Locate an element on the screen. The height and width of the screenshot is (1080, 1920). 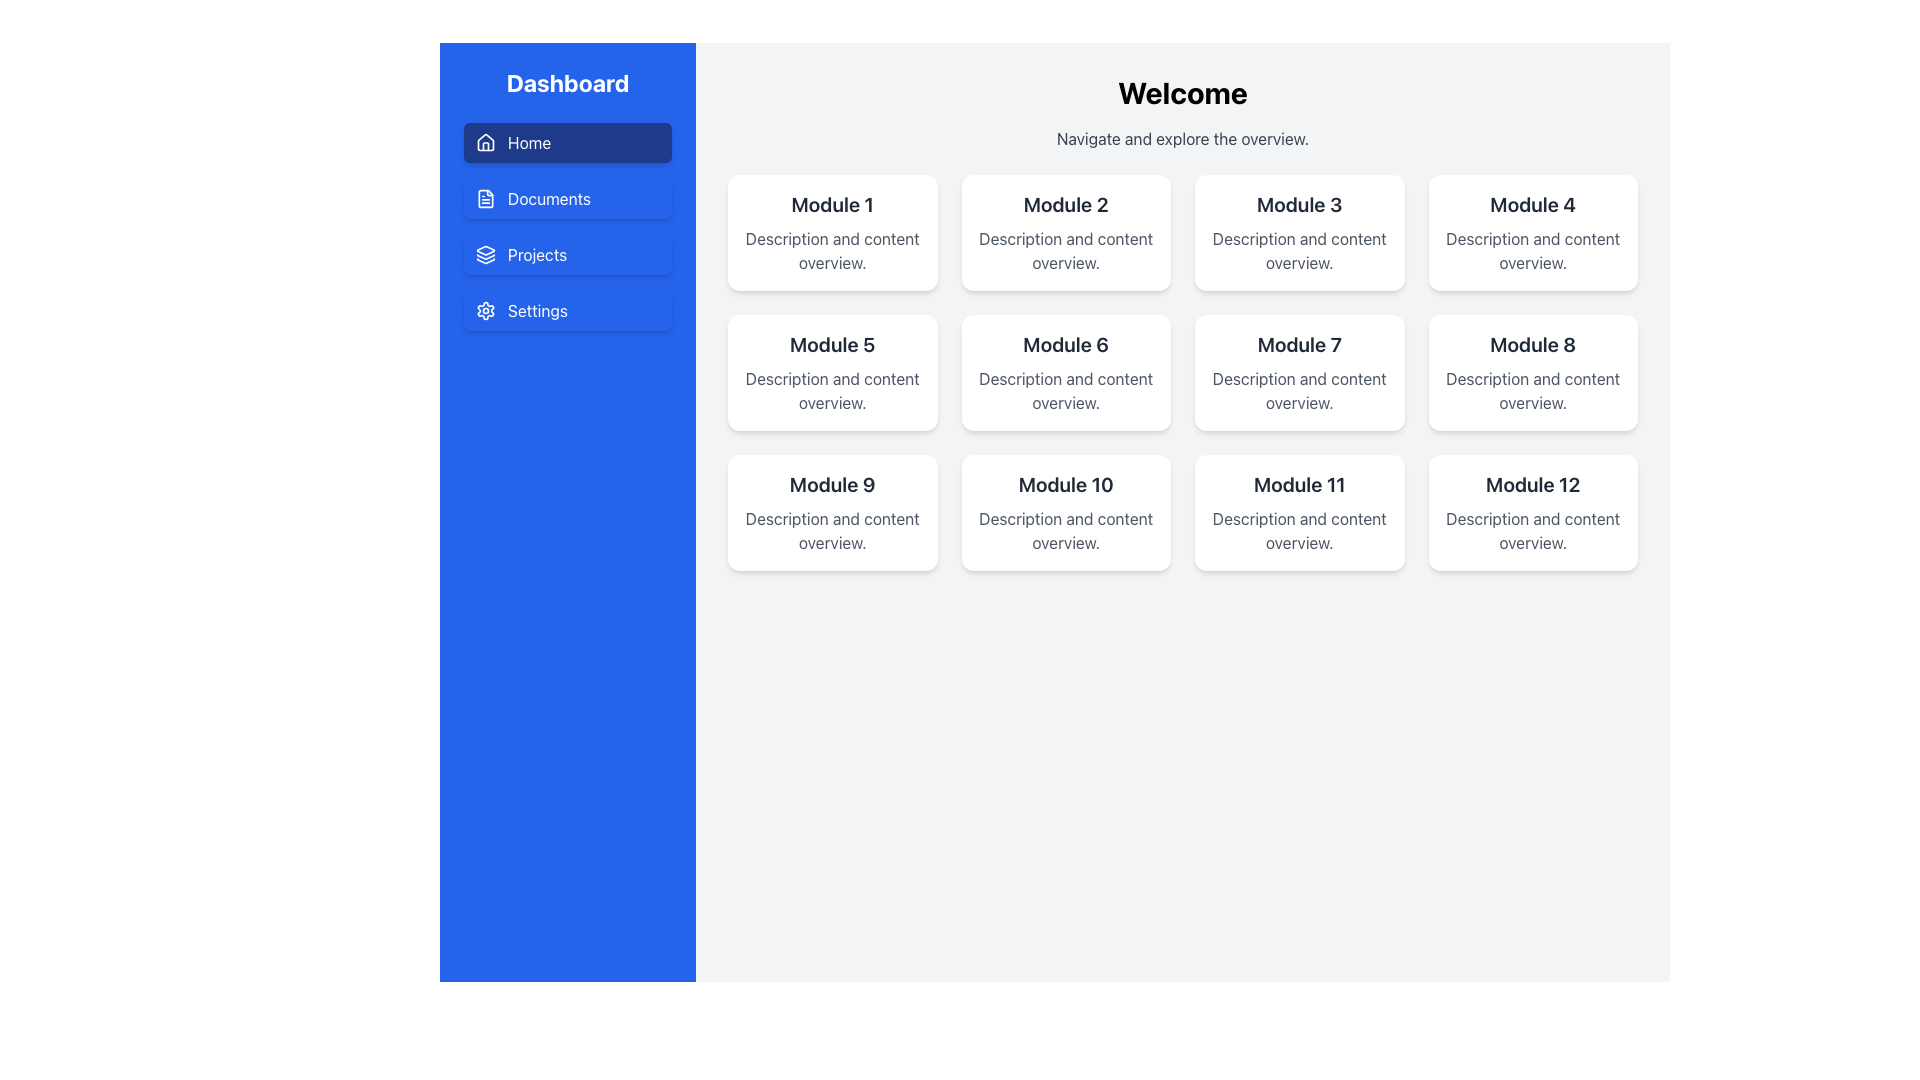
the Text Block that provides concise information about the 'Module 7' card, located in the third column of the second row of the module grid is located at coordinates (1299, 390).